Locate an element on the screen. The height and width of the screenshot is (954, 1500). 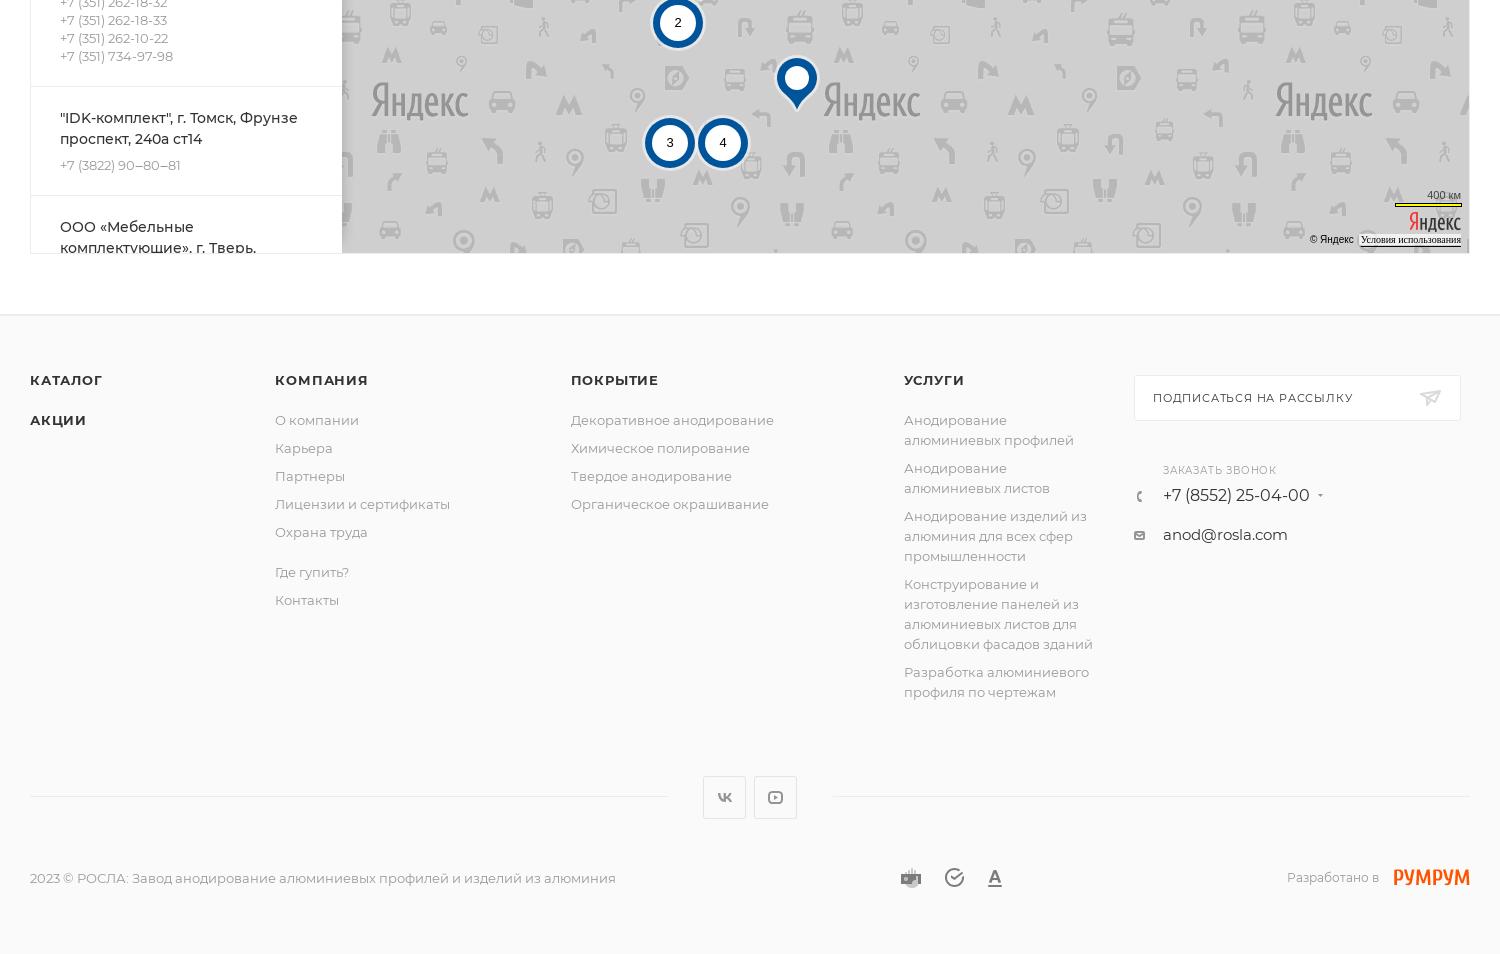
'+7 (351) 262-10-22' is located at coordinates (113, 36).